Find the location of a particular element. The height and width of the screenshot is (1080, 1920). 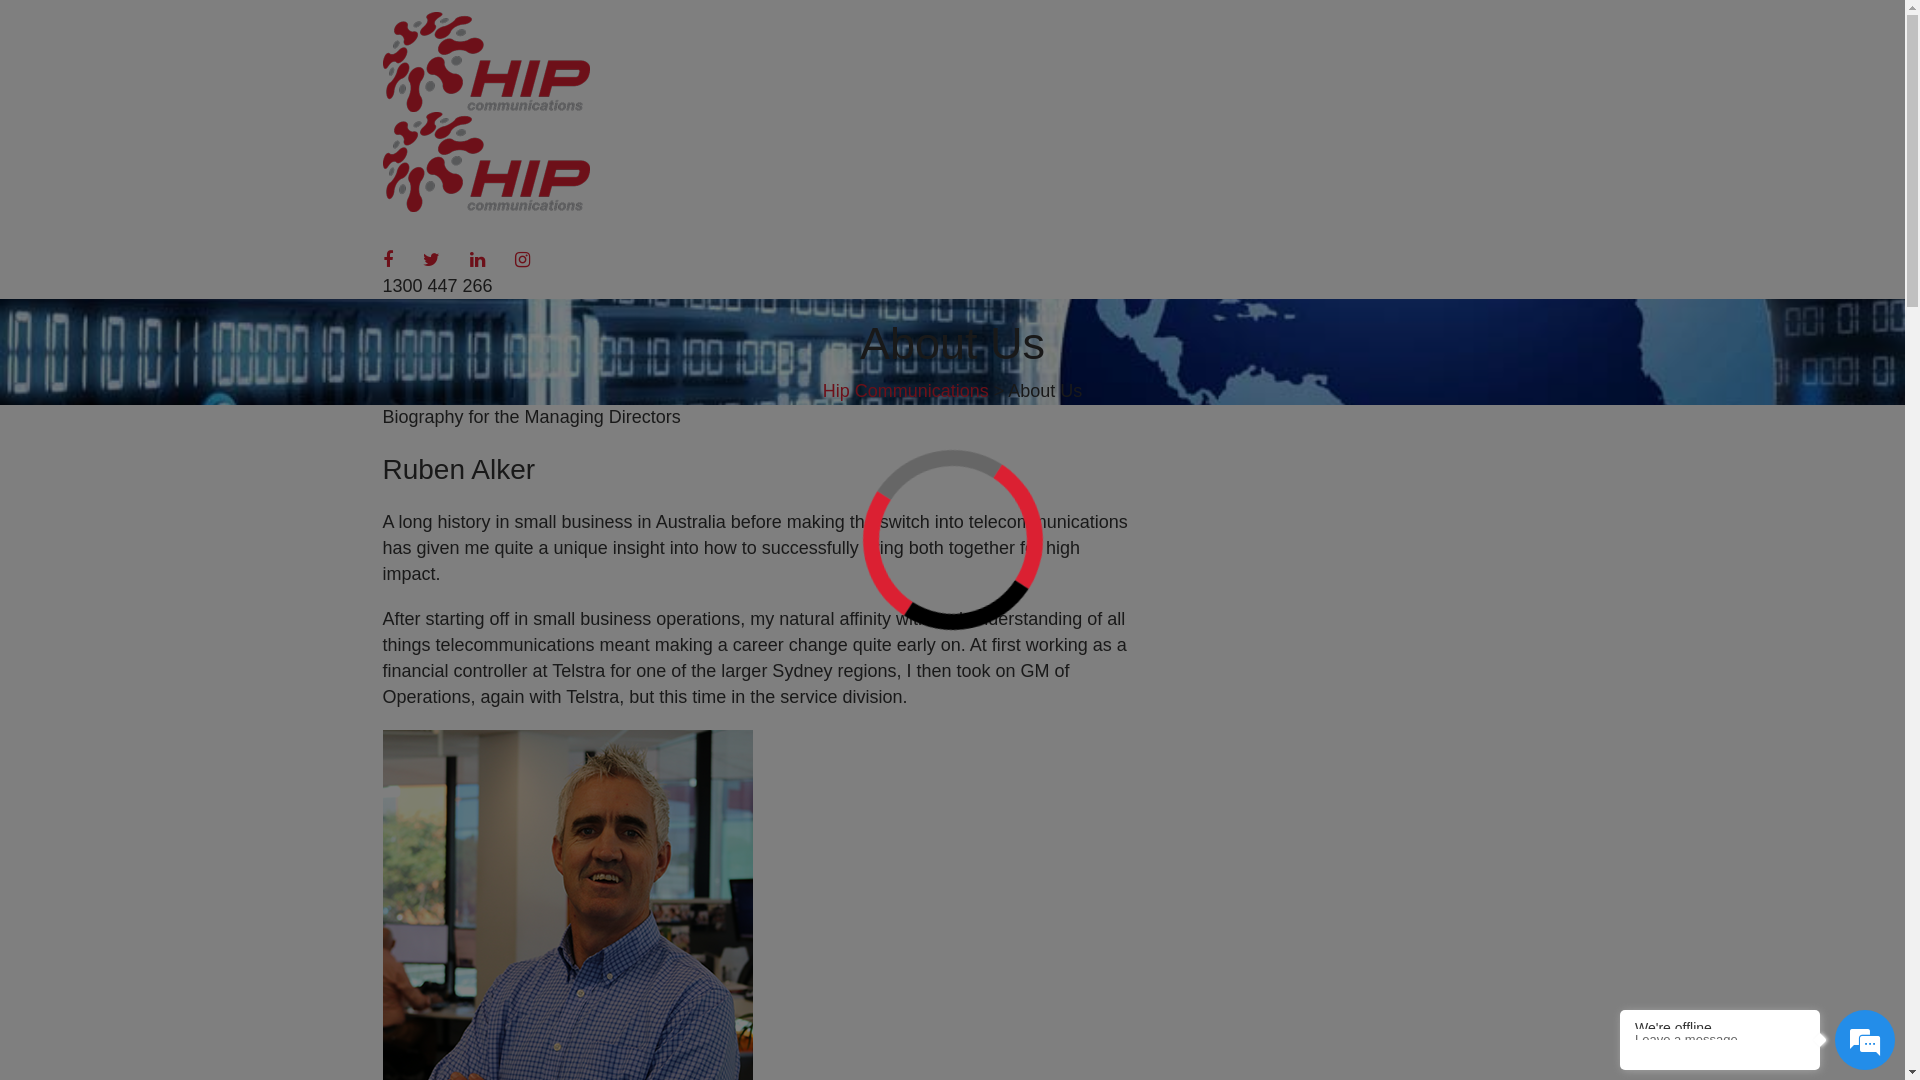

'instagram' is located at coordinates (522, 258).